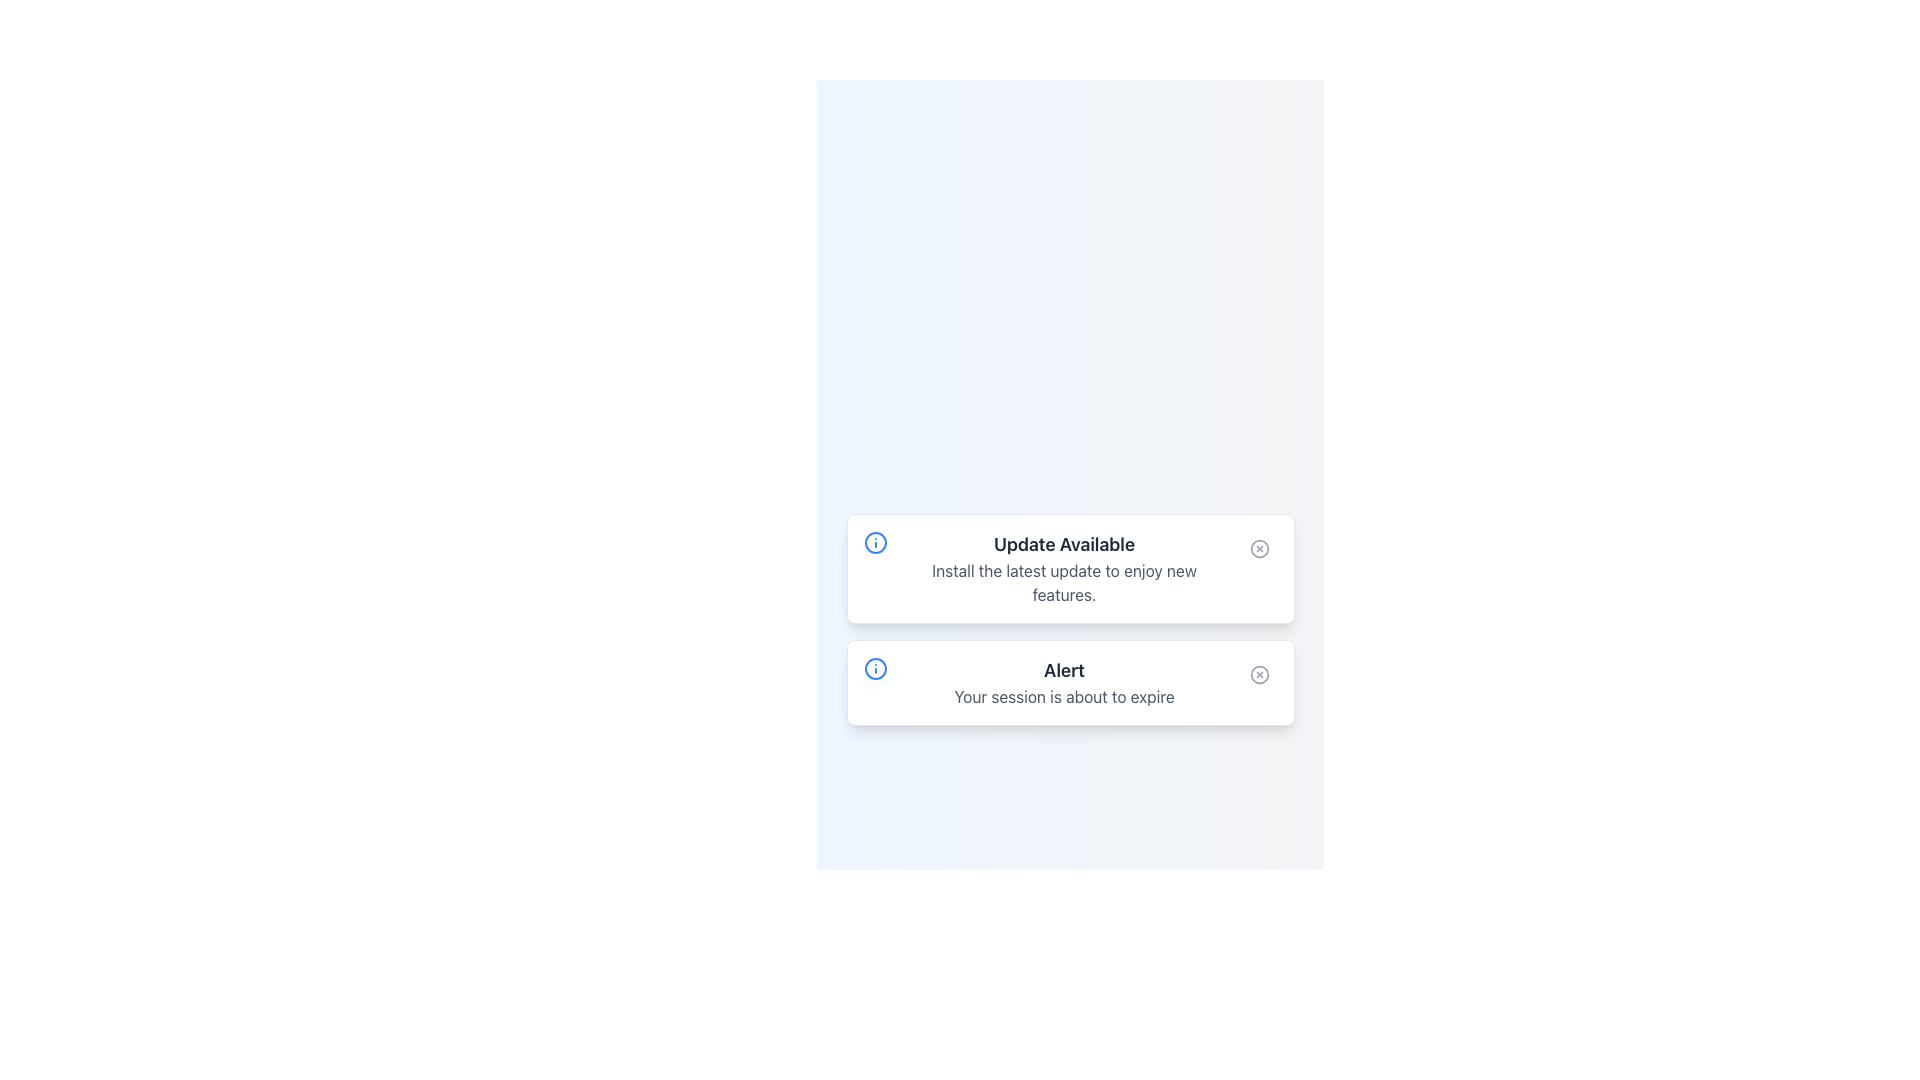  Describe the element at coordinates (1063, 569) in the screenshot. I see `notification displayed in the informational Textblock located near the top-center of the bordered card, which describes an available update and its advantages` at that location.